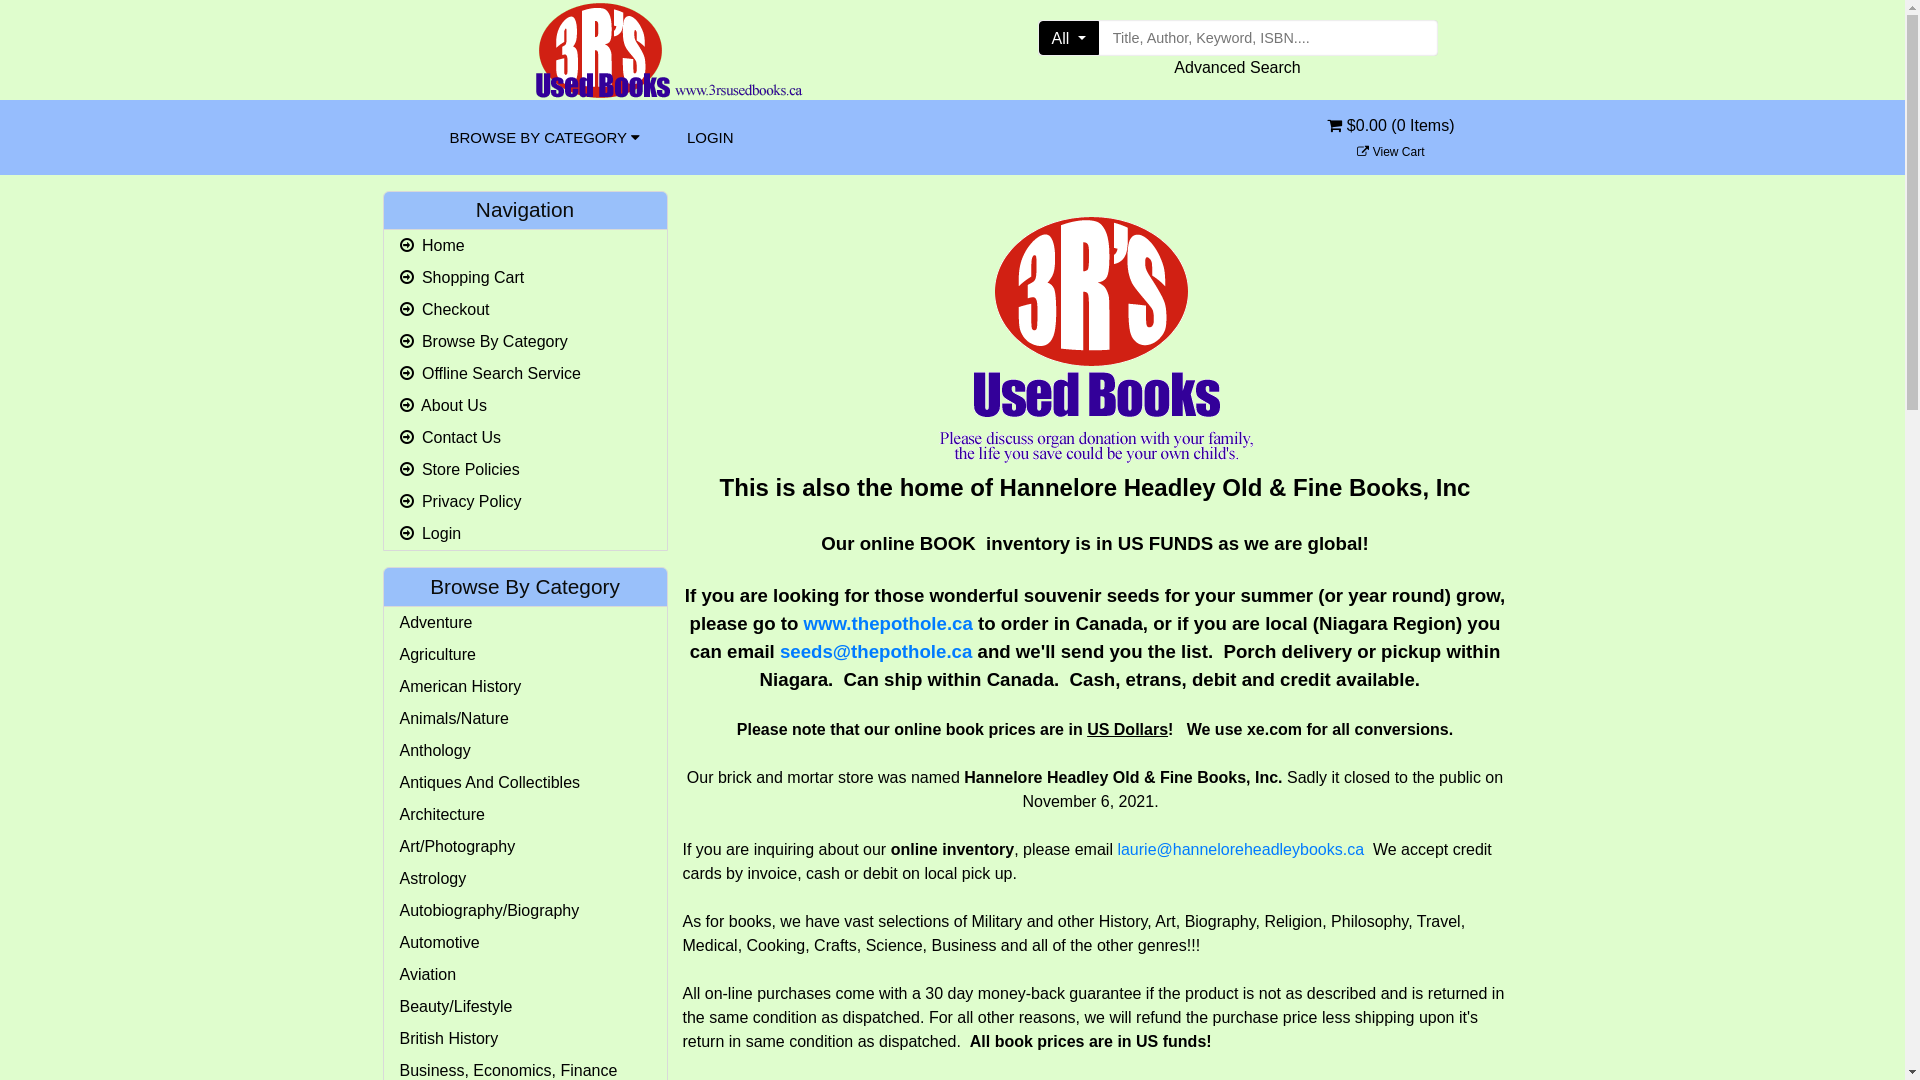 This screenshot has height=1080, width=1920. Describe the element at coordinates (671, 136) in the screenshot. I see `'LOGIN'` at that location.